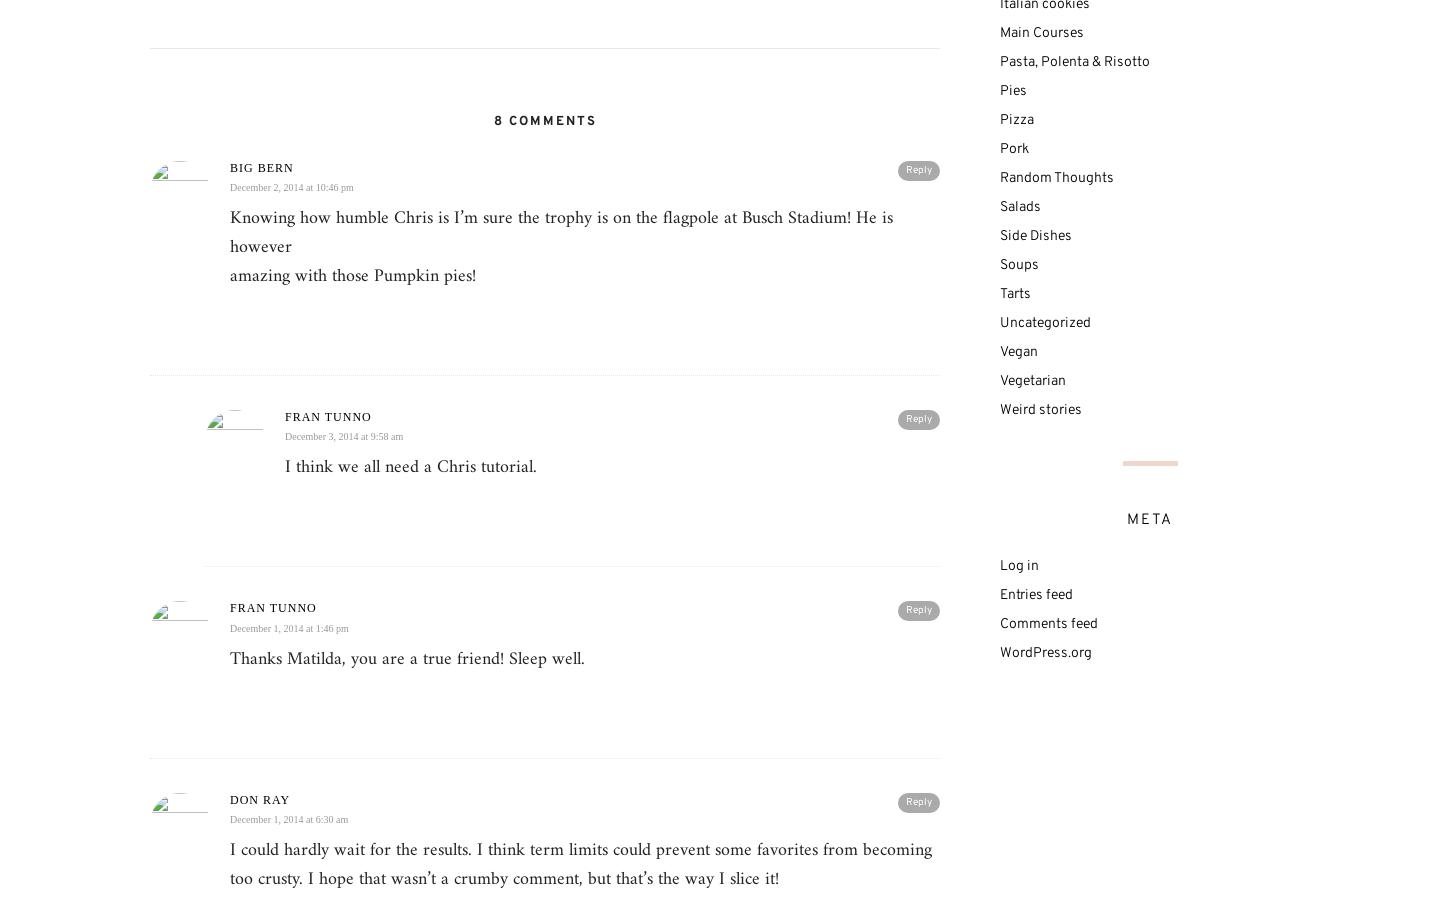 The image size is (1450, 923). What do you see at coordinates (228, 166) in the screenshot?
I see `'Big Bern'` at bounding box center [228, 166].